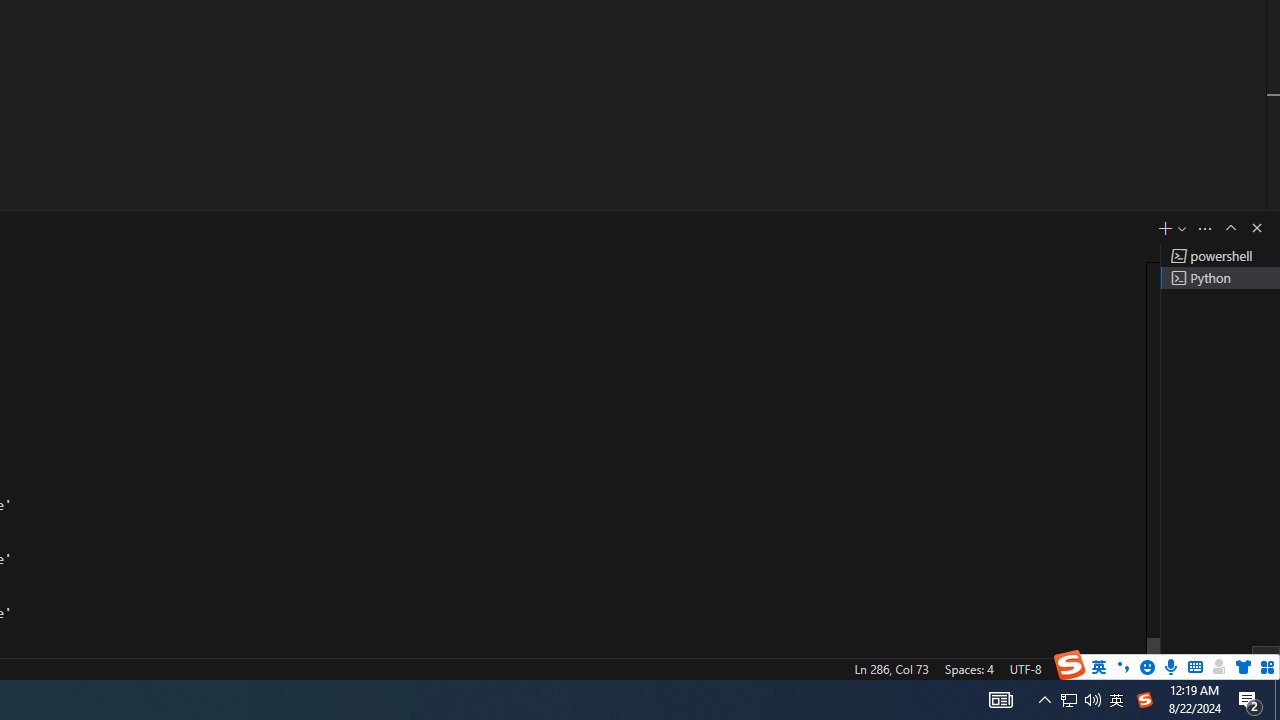  What do you see at coordinates (1219, 277) in the screenshot?
I see `'Terminal 5 Python'` at bounding box center [1219, 277].